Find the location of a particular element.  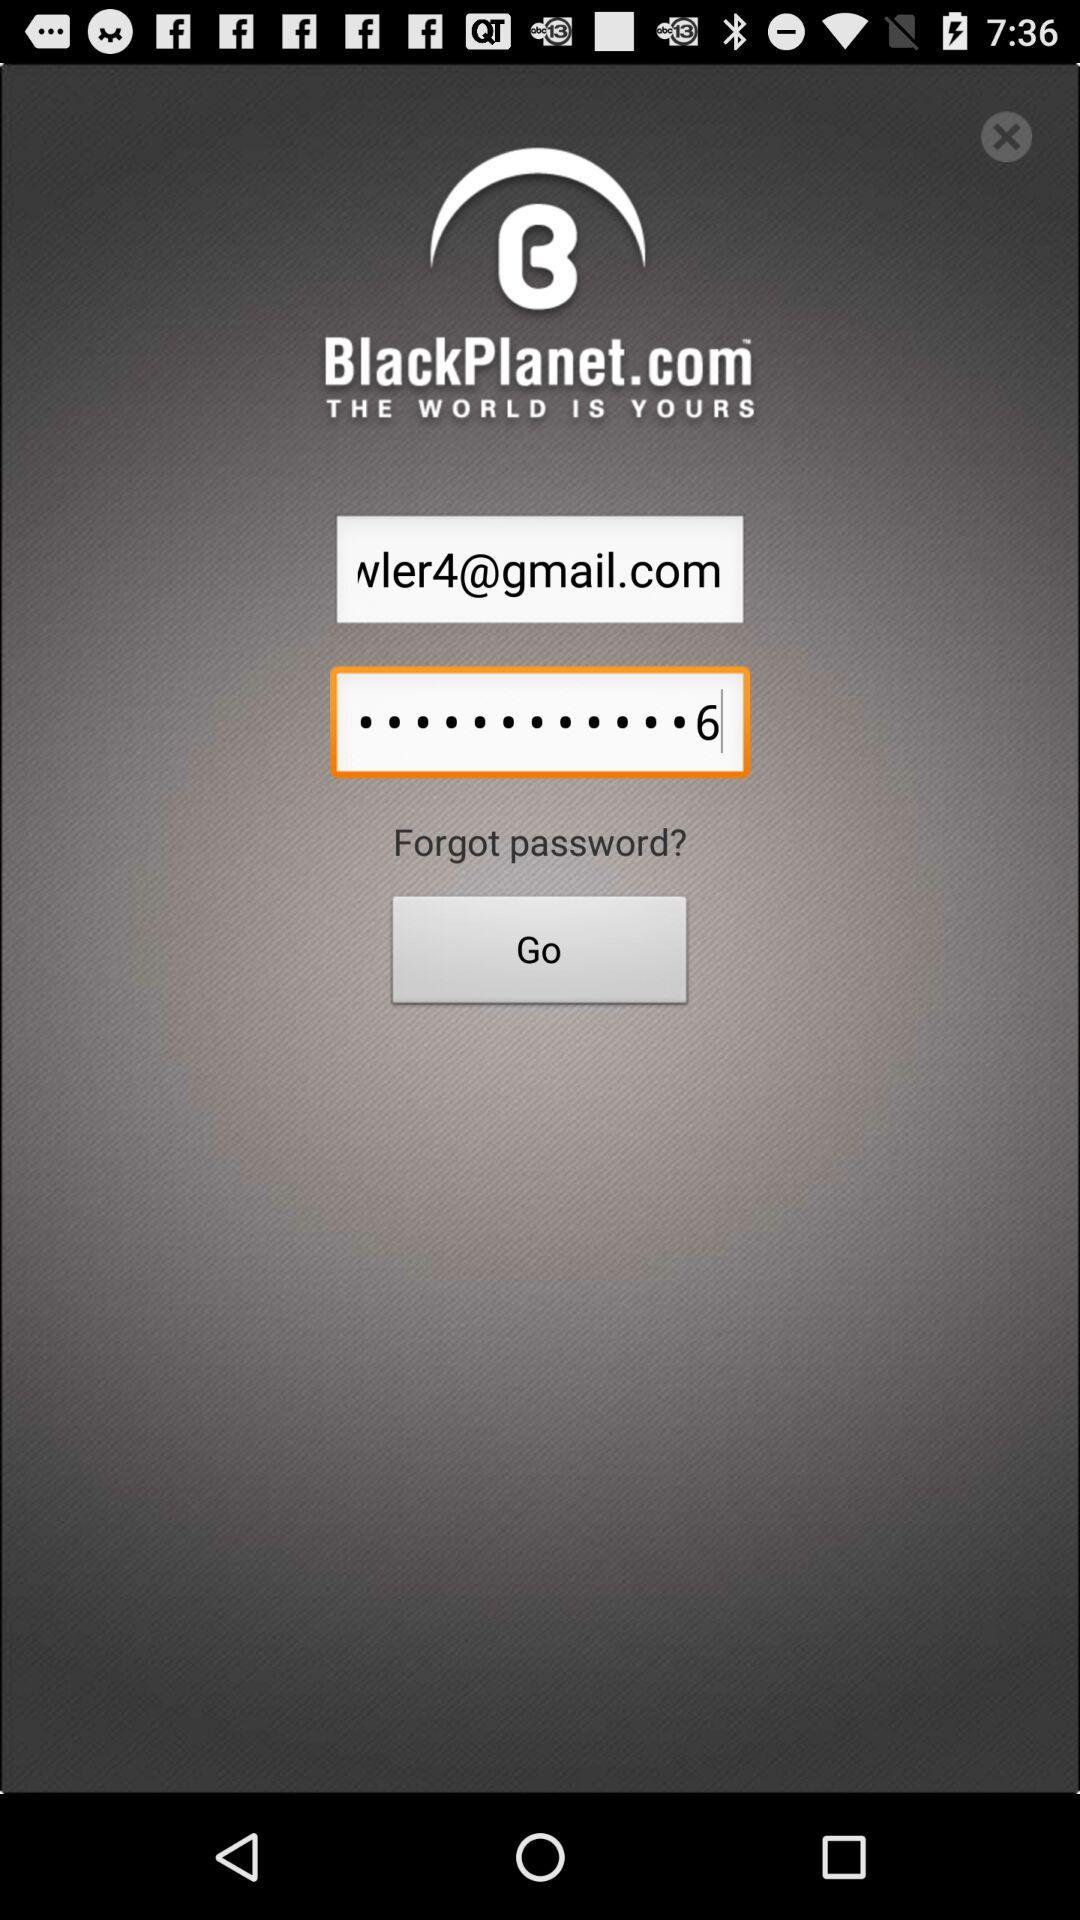

exit out is located at coordinates (1006, 135).